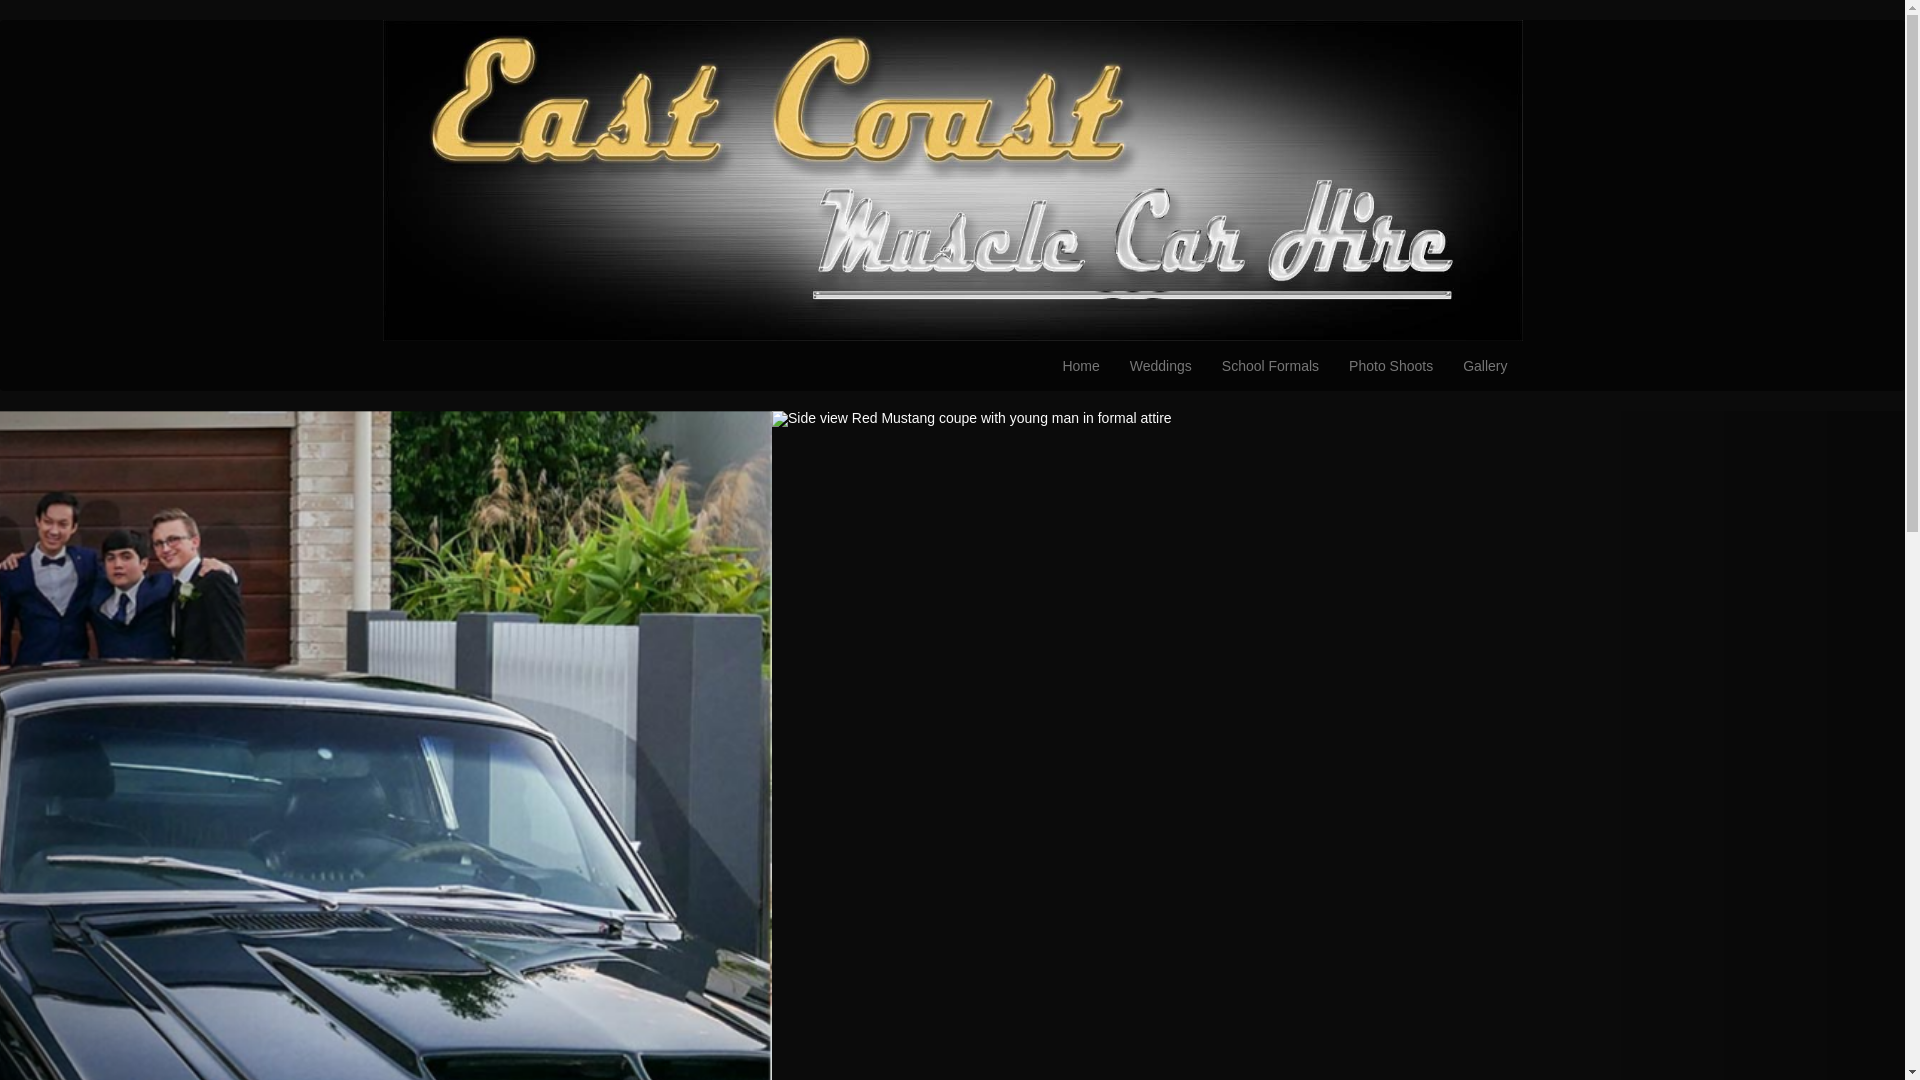  What do you see at coordinates (1484, 366) in the screenshot?
I see `'Gallery'` at bounding box center [1484, 366].